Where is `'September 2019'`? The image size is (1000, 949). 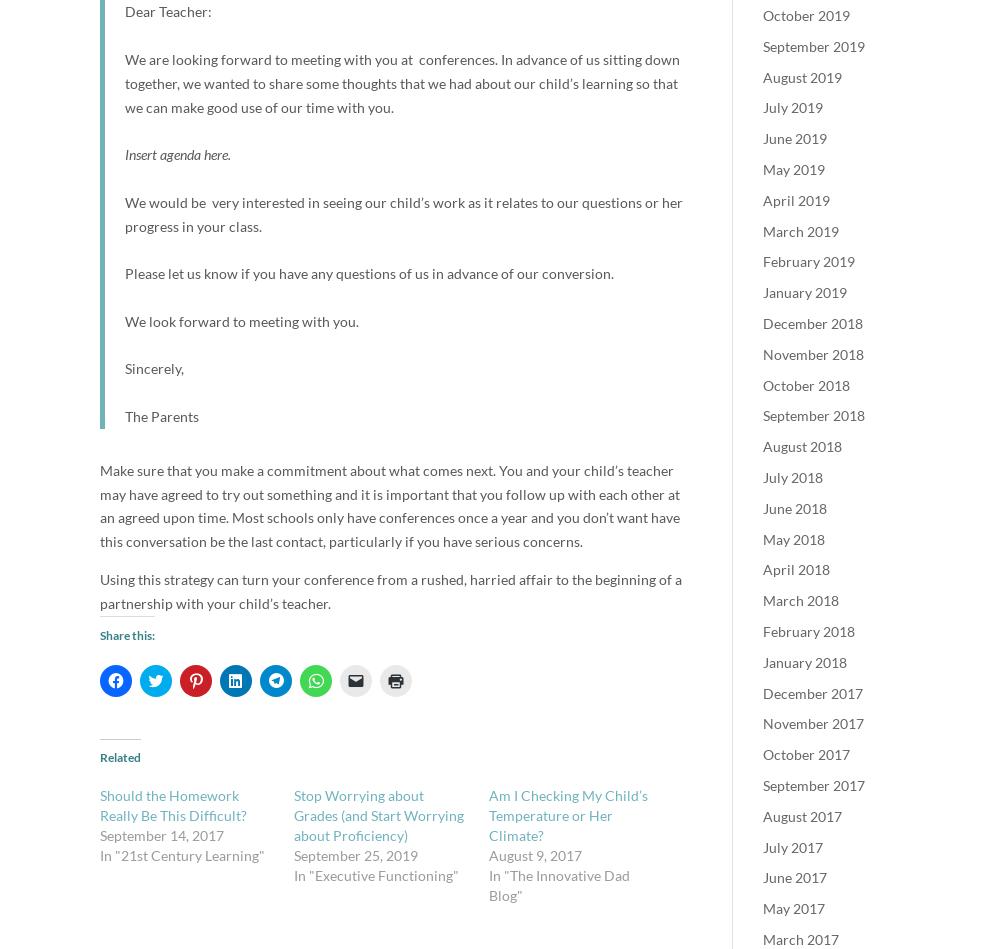
'September 2019' is located at coordinates (763, 45).